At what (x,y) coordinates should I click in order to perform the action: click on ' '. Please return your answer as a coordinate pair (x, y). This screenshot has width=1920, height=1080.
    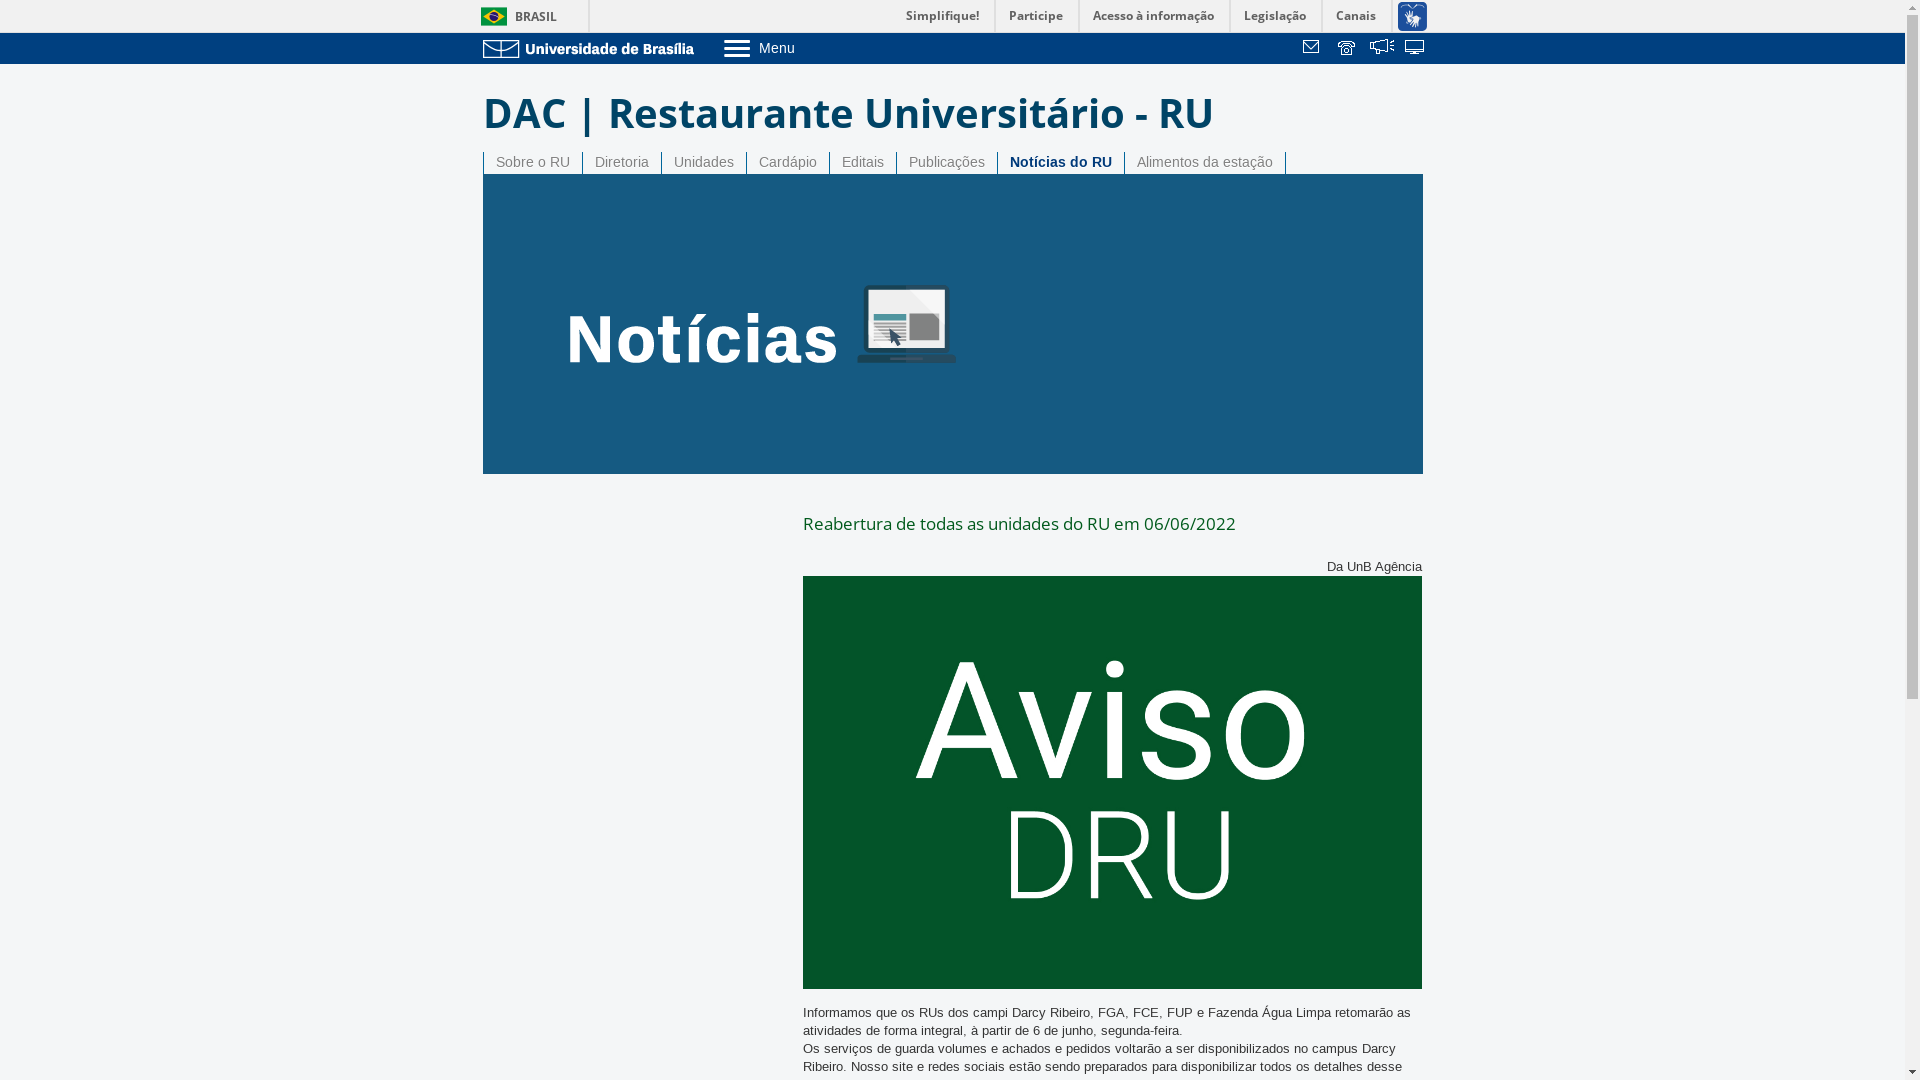
    Looking at the image, I should click on (1415, 48).